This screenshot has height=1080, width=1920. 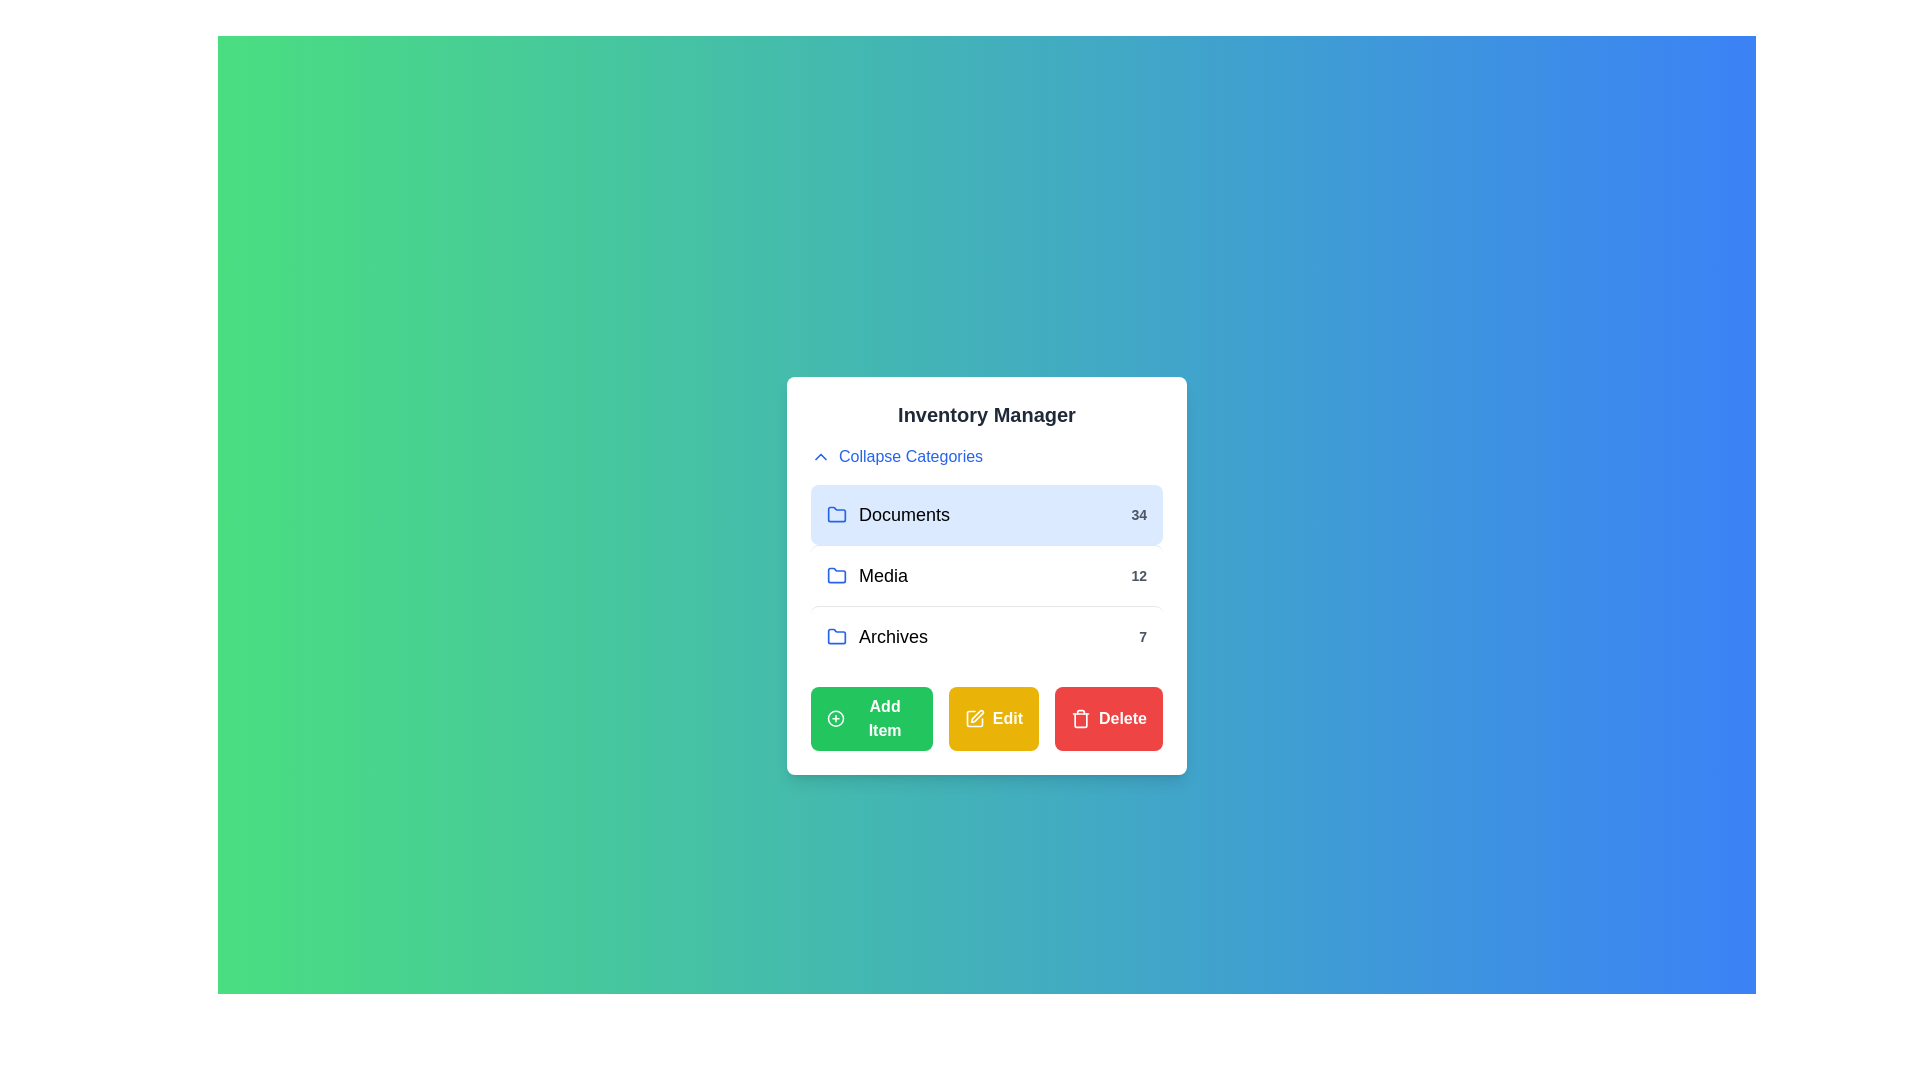 What do you see at coordinates (987, 636) in the screenshot?
I see `the category Archives from the list of categories` at bounding box center [987, 636].